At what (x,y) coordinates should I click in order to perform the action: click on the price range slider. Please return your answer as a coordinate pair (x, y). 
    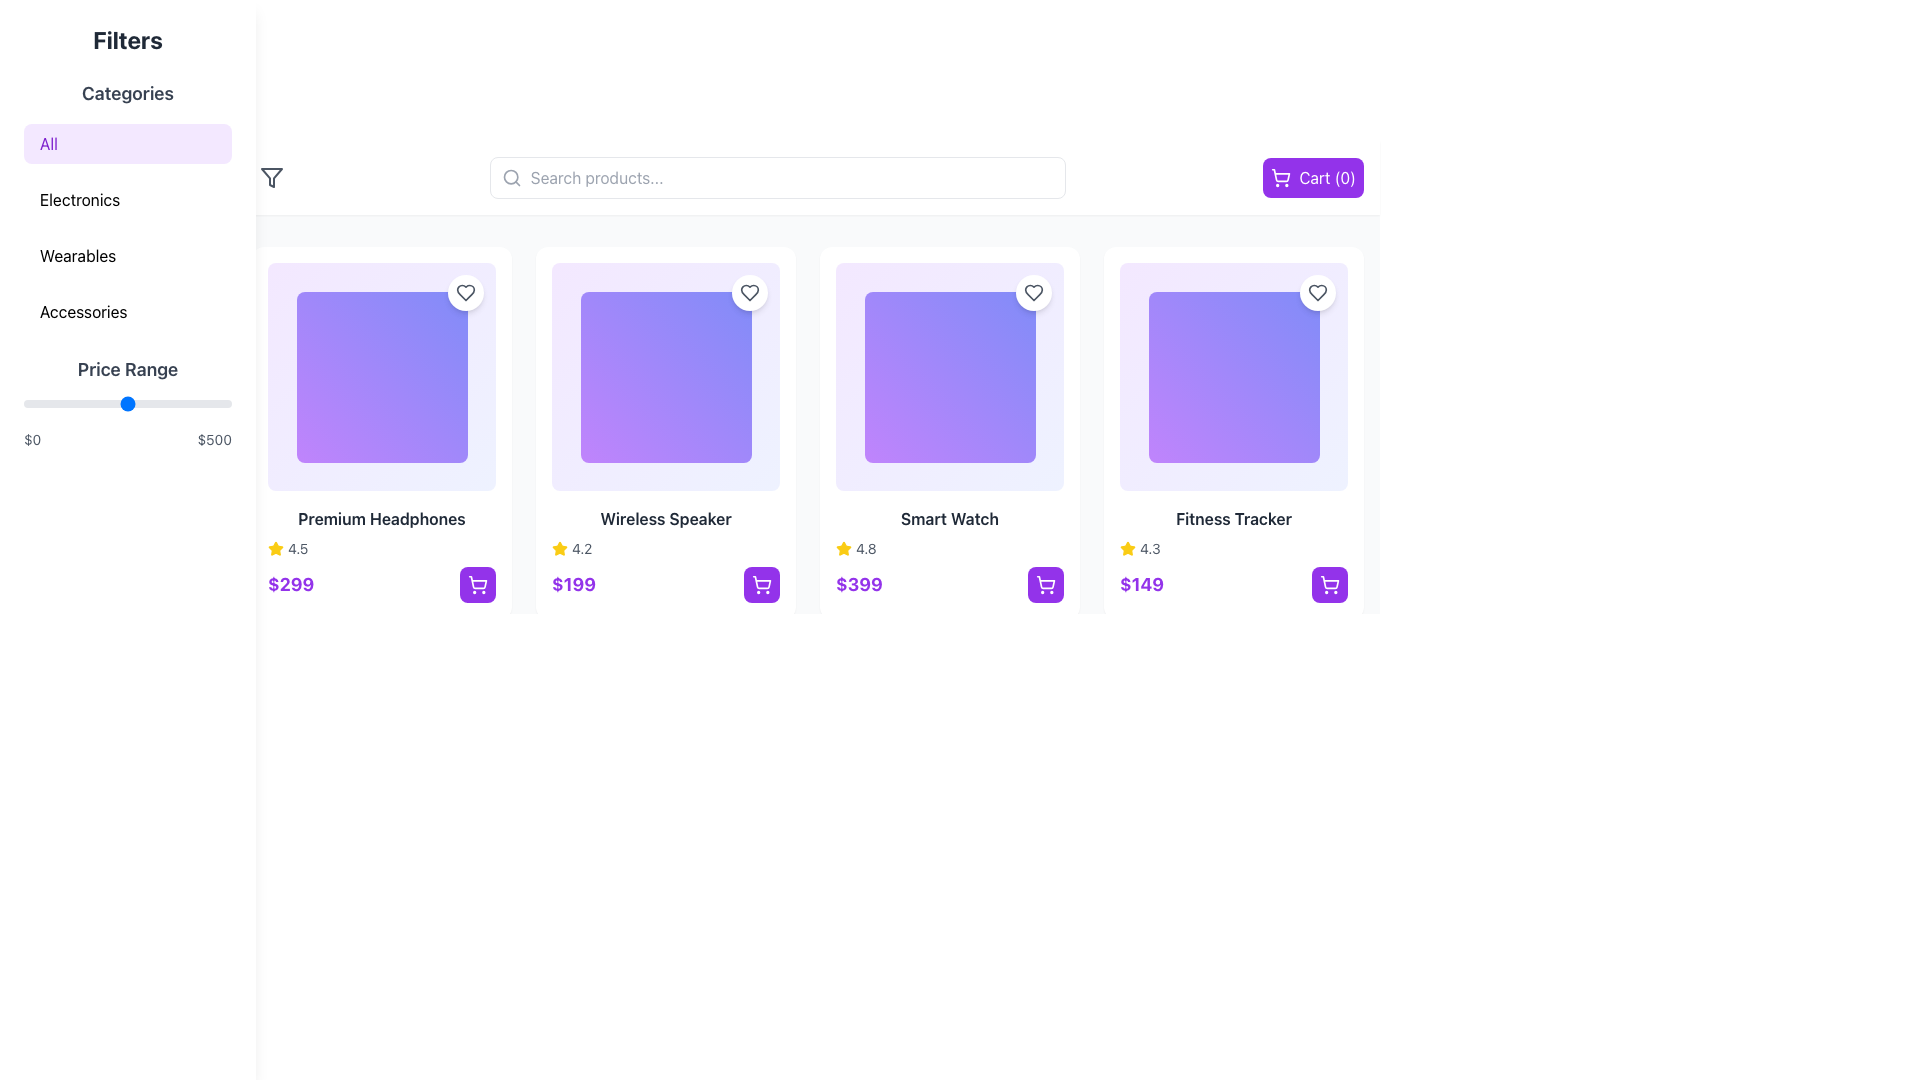
    Looking at the image, I should click on (85, 404).